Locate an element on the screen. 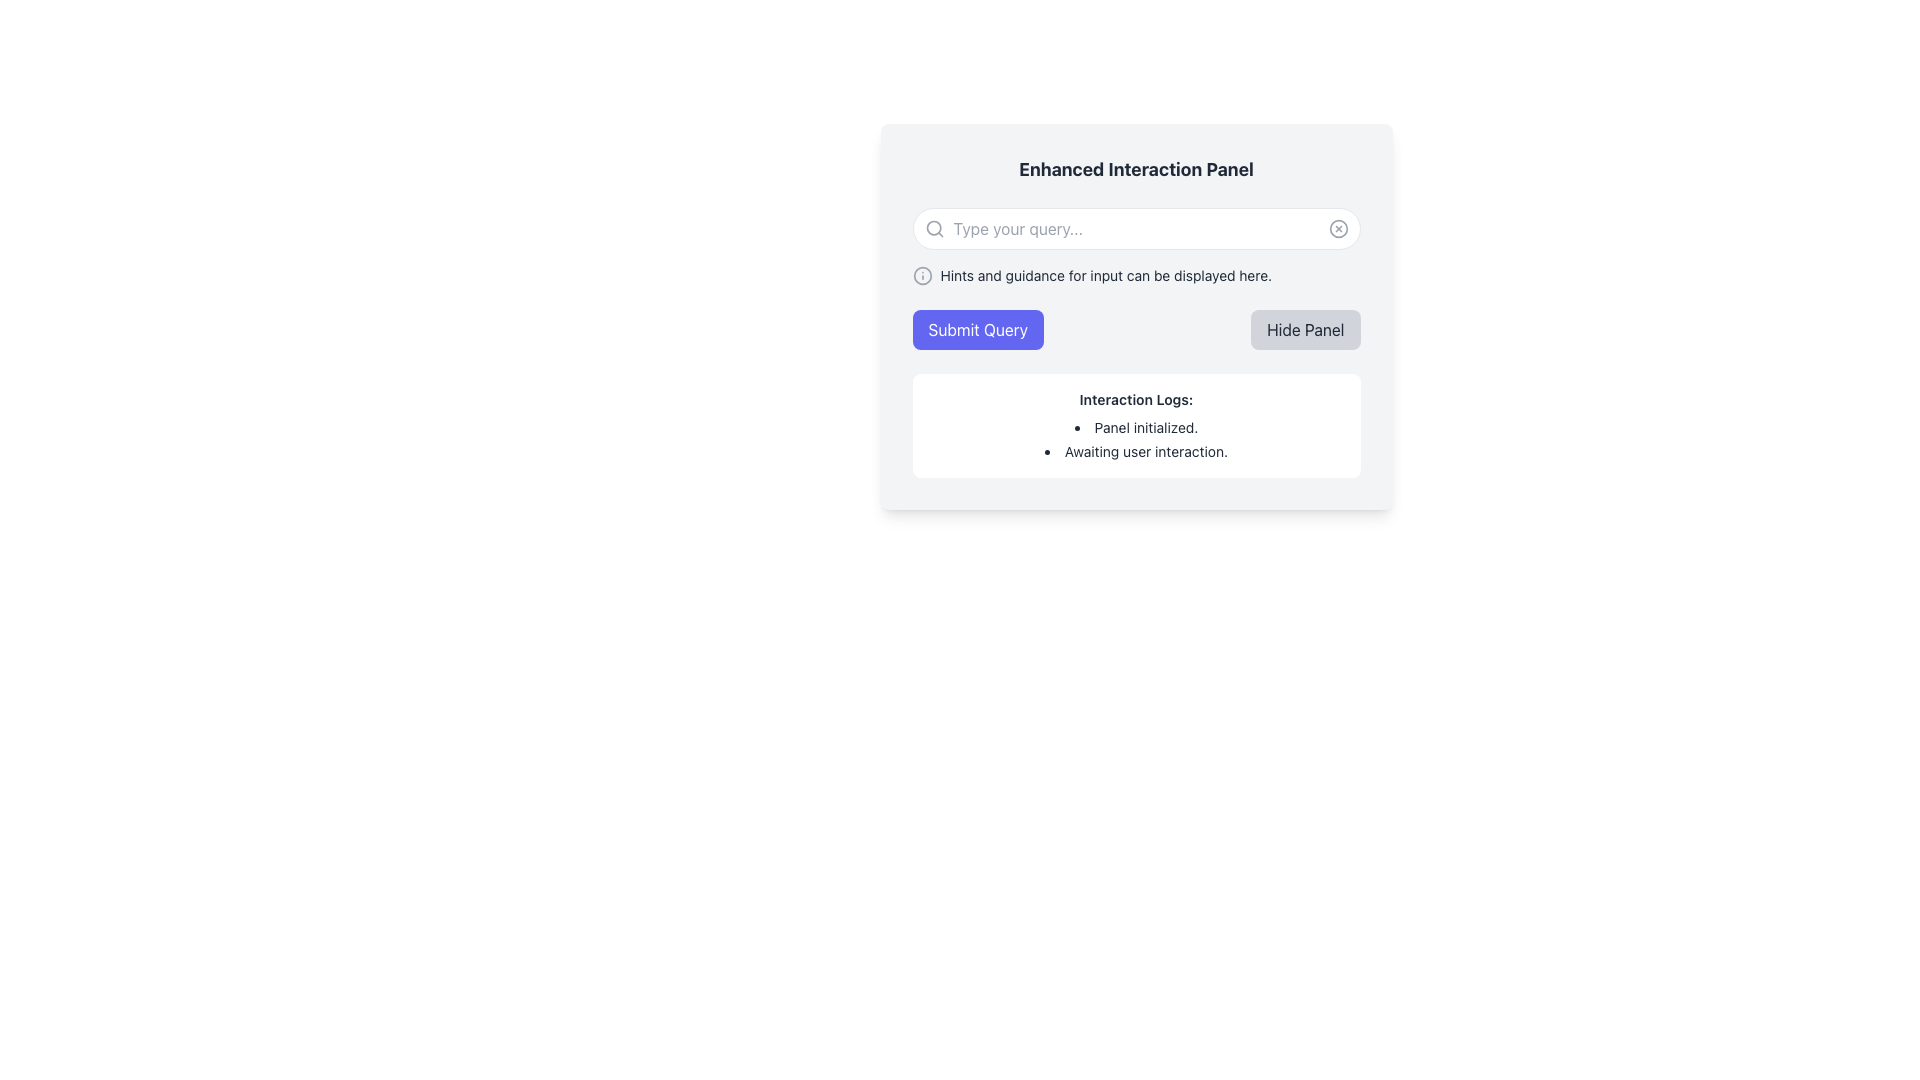 The width and height of the screenshot is (1920, 1080). the circular close button with an 'X' shape at the center, which is located at the far right side of the input field is located at coordinates (1338, 227).